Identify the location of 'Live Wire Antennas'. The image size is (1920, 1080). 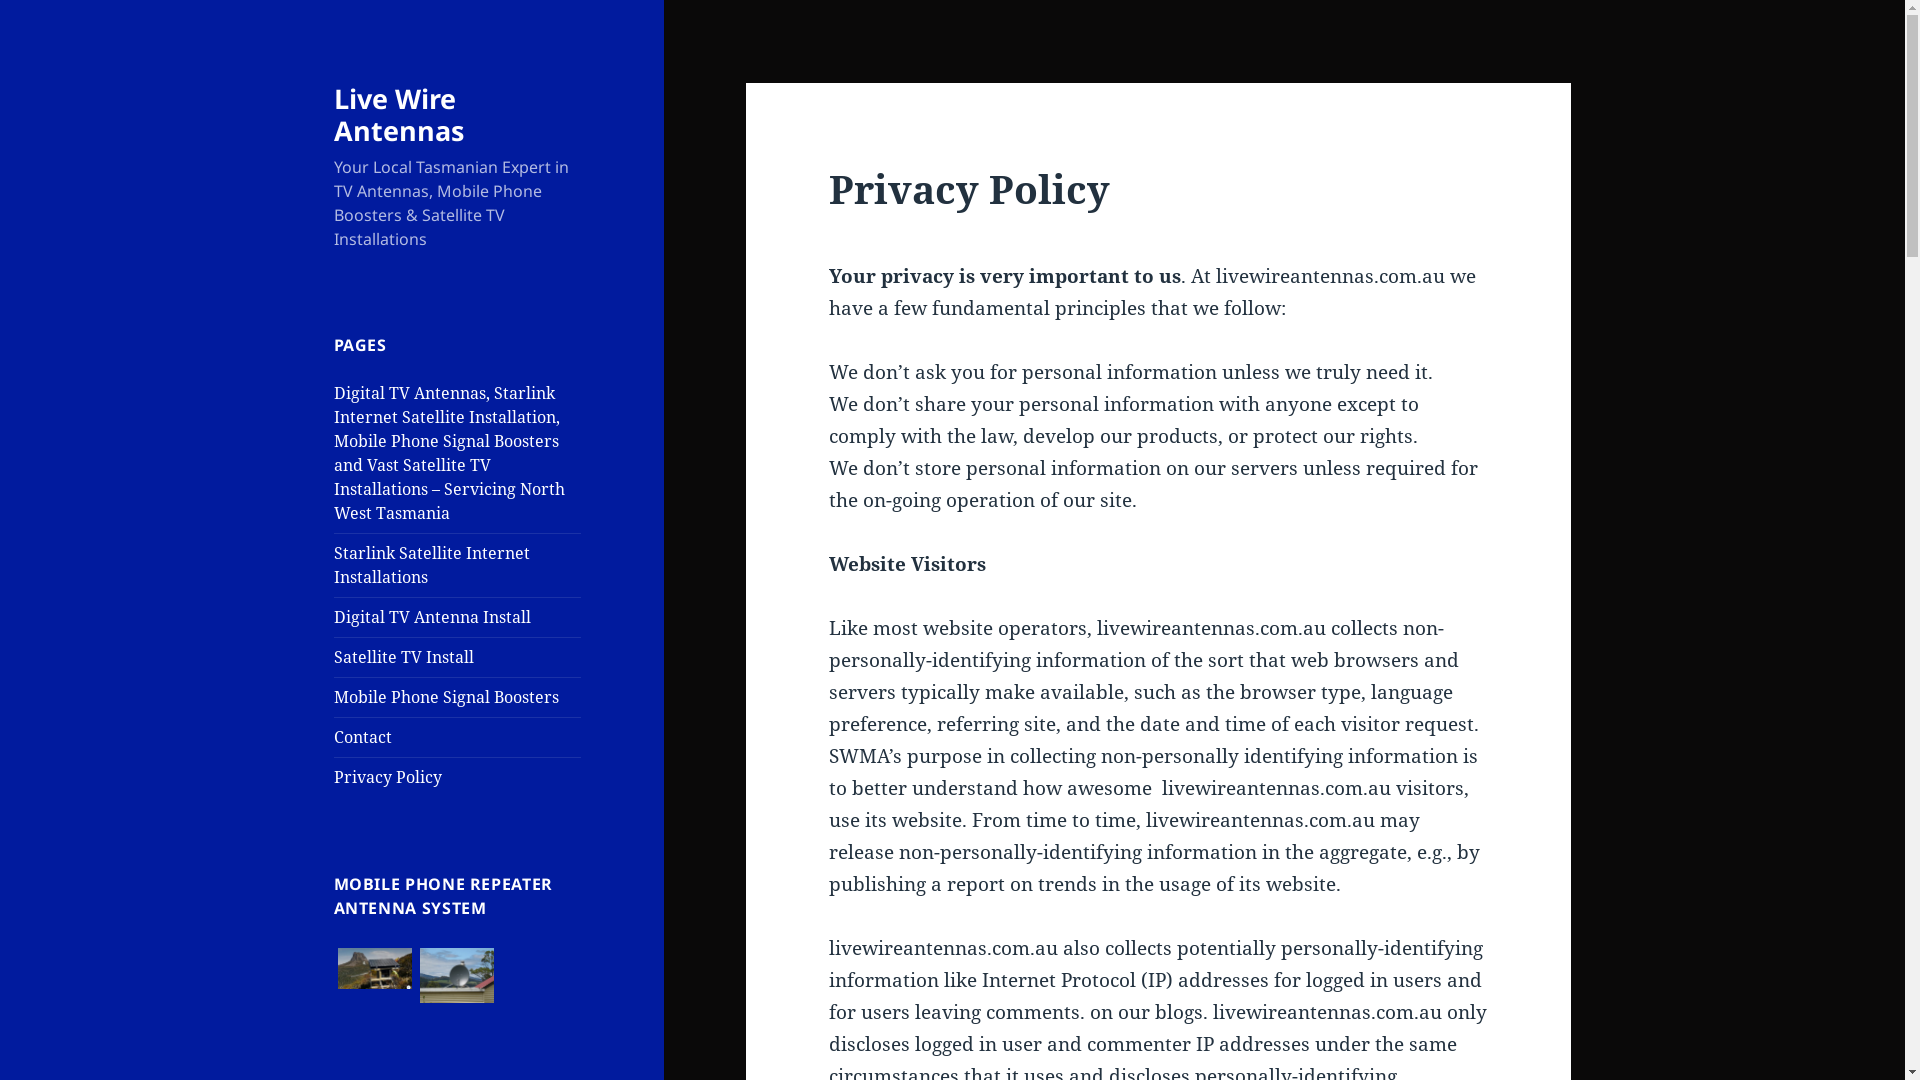
(398, 114).